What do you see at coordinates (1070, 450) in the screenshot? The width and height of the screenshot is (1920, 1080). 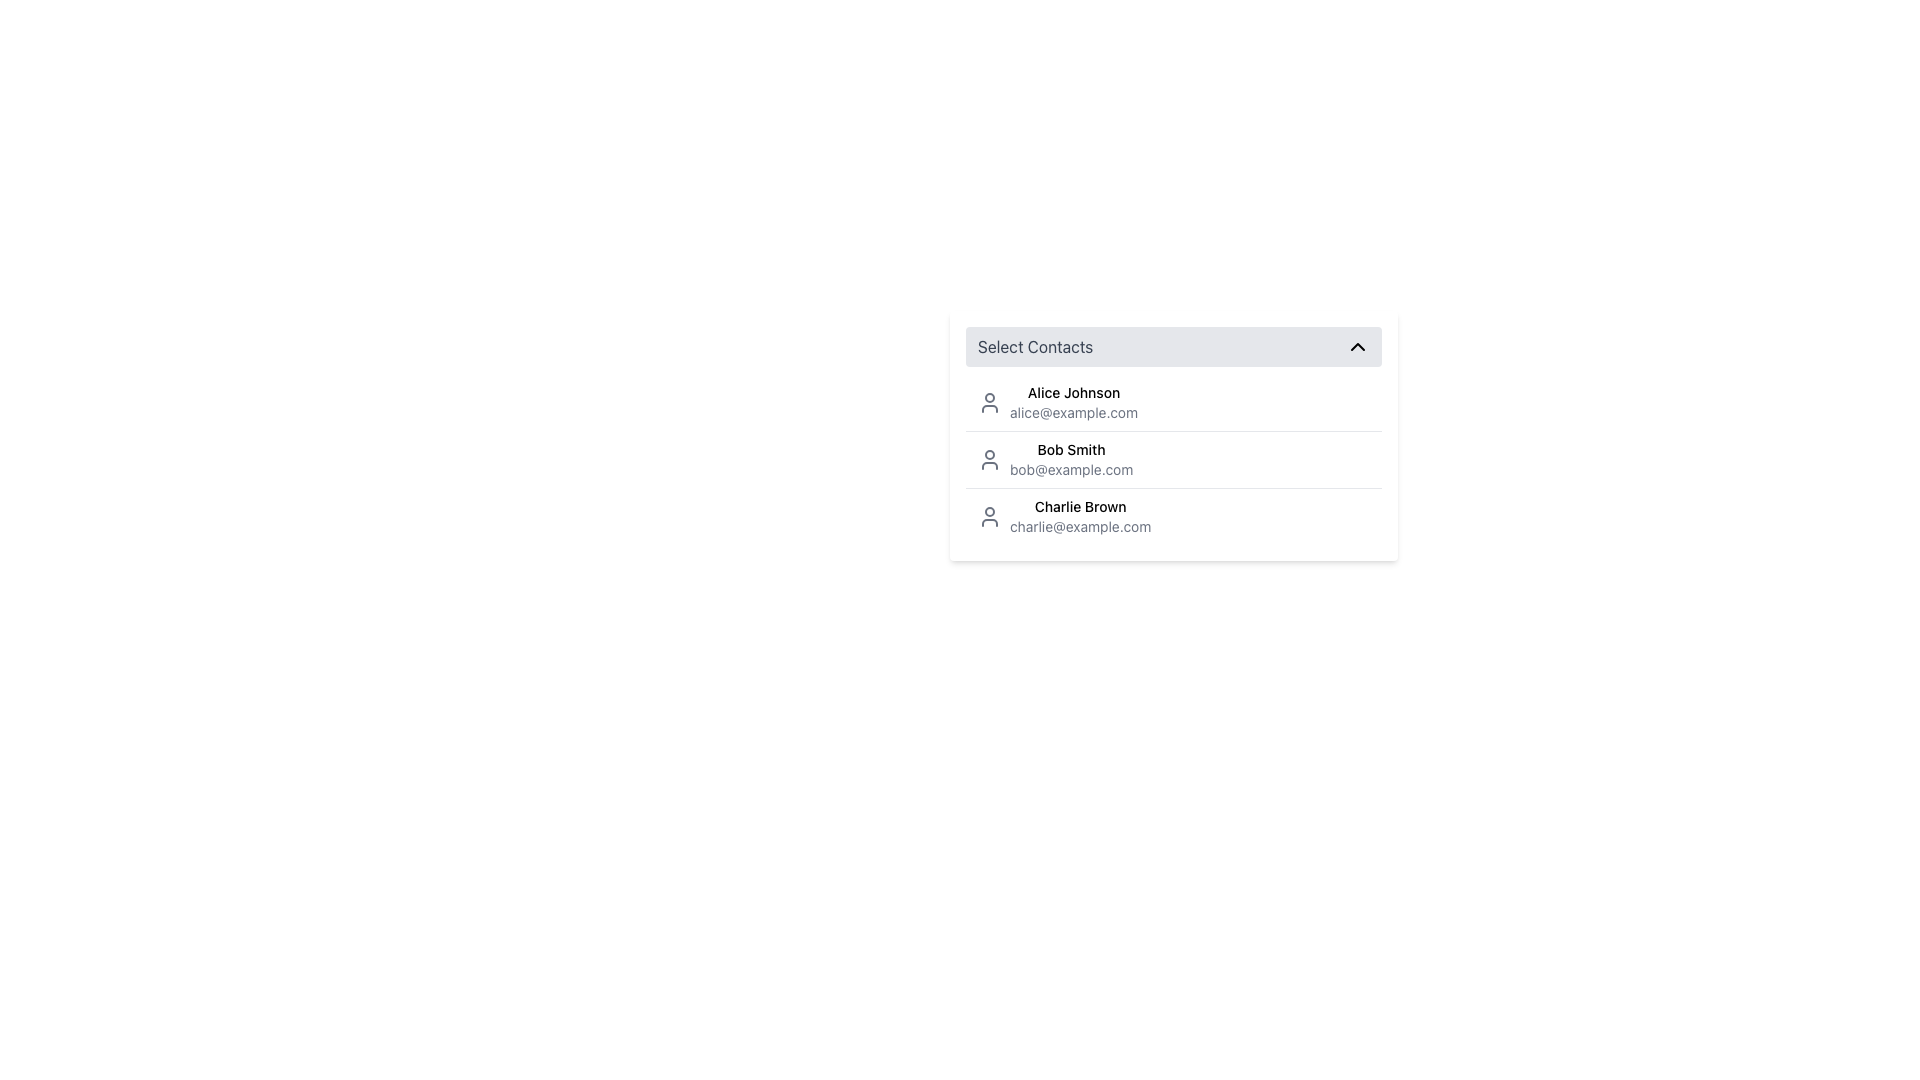 I see `text label displaying 'Bob Smith', which is emphasized in bold and located in the second item of the contact list, just above the email 'bob@example.com'` at bounding box center [1070, 450].